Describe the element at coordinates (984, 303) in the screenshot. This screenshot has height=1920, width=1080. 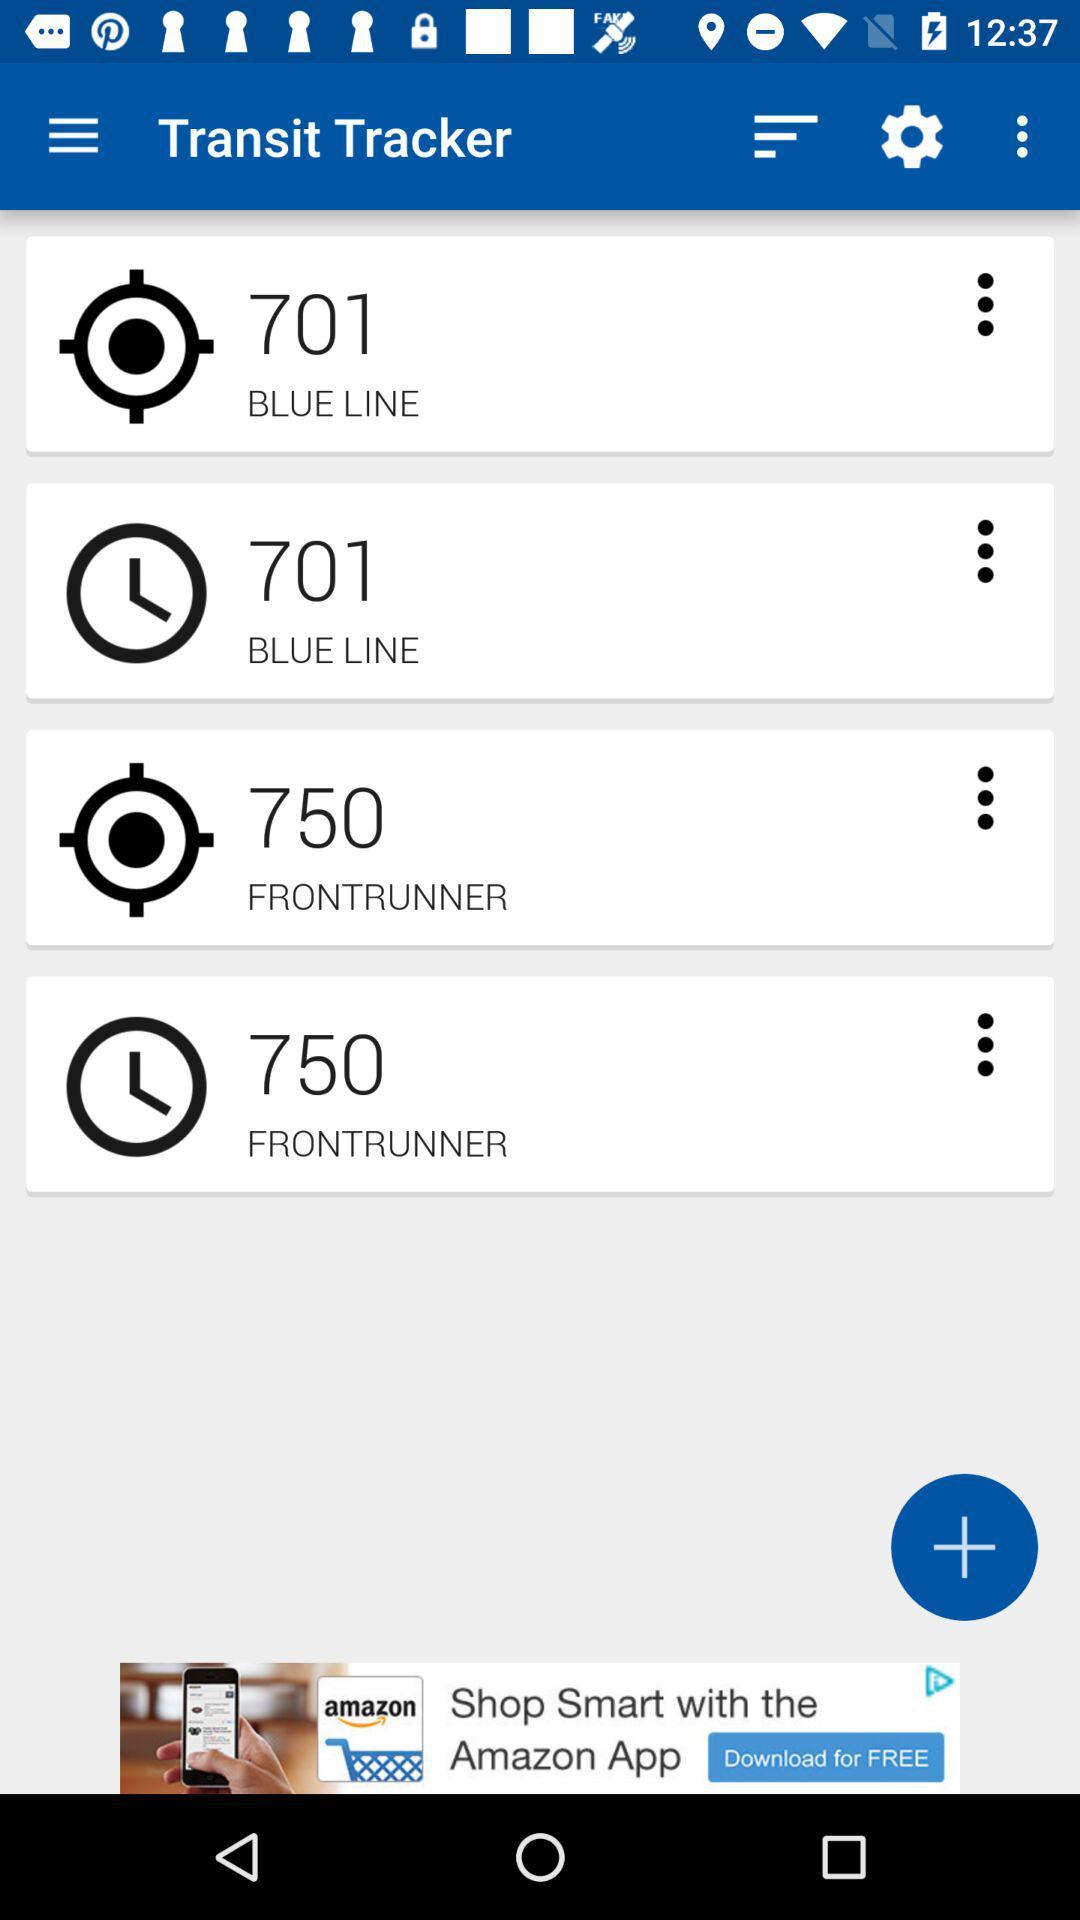
I see `more options` at that location.